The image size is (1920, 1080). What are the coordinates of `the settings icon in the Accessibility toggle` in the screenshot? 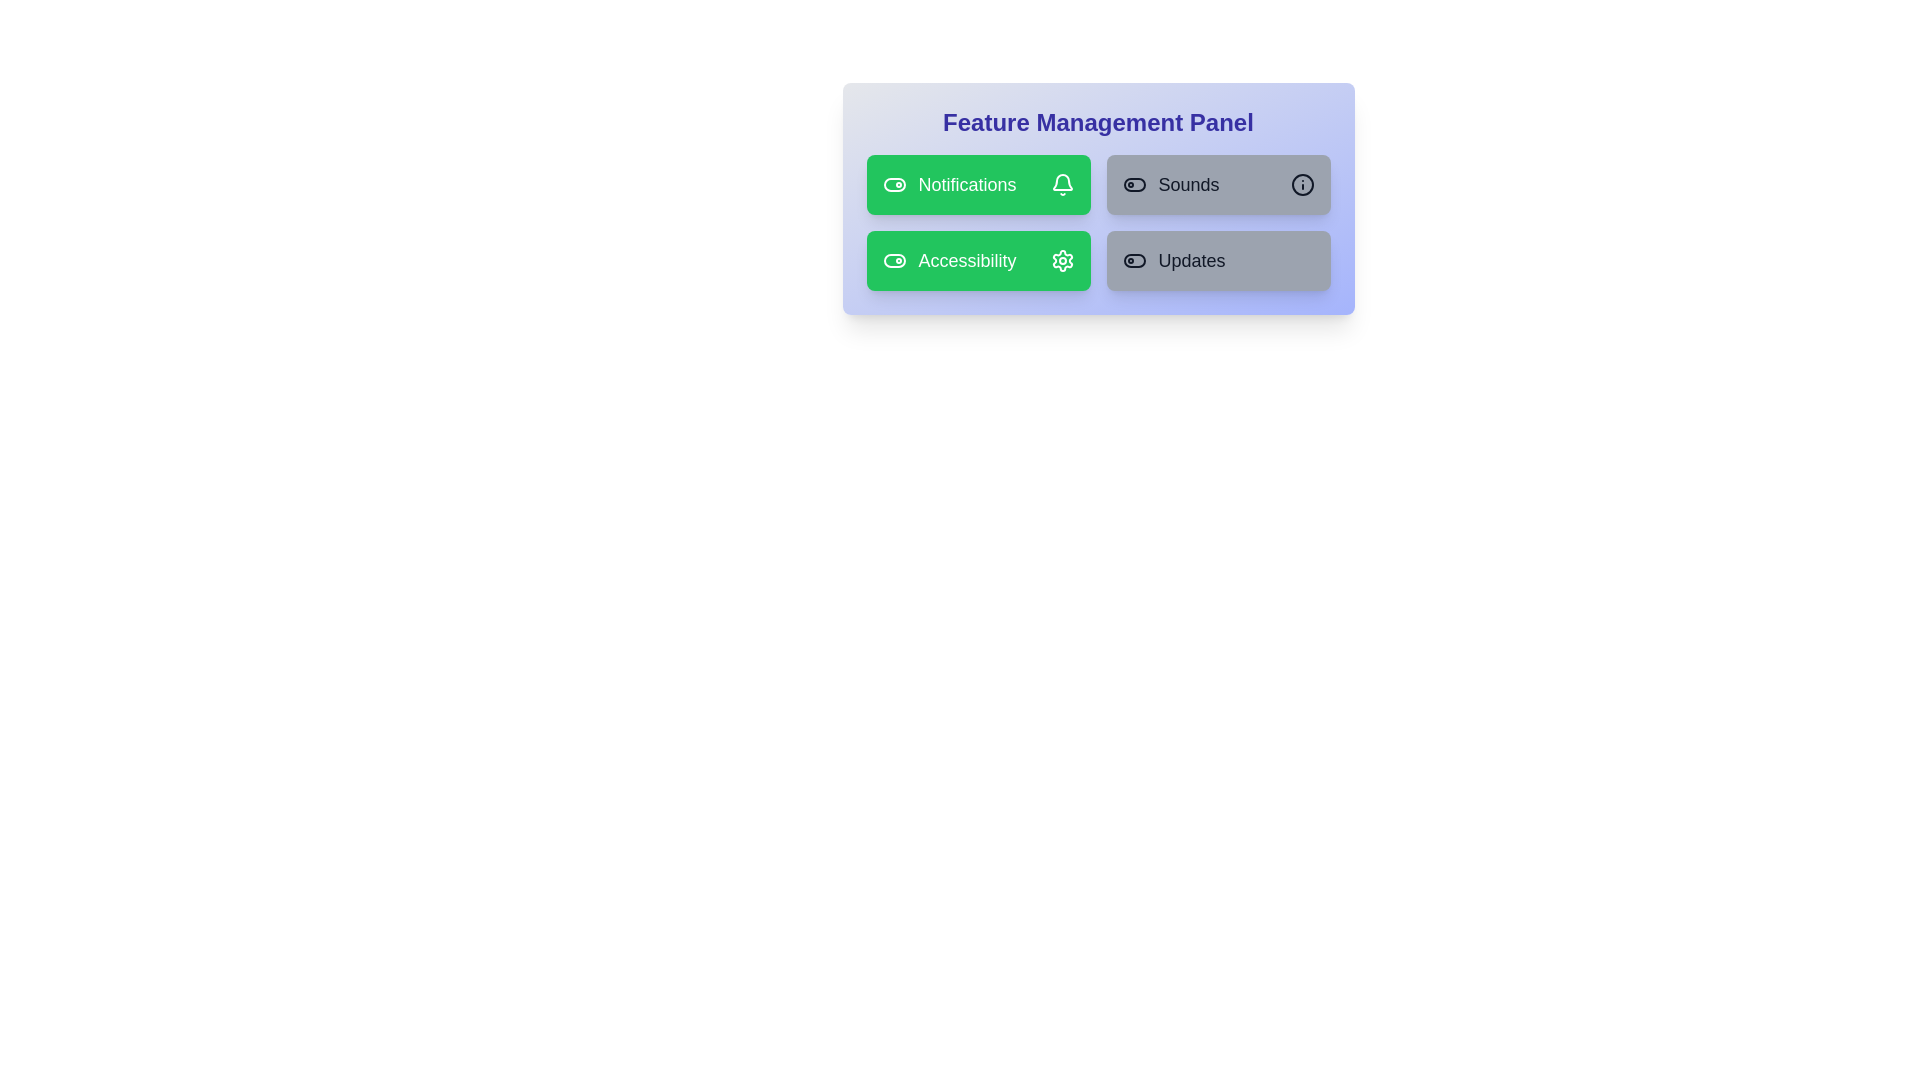 It's located at (1061, 260).